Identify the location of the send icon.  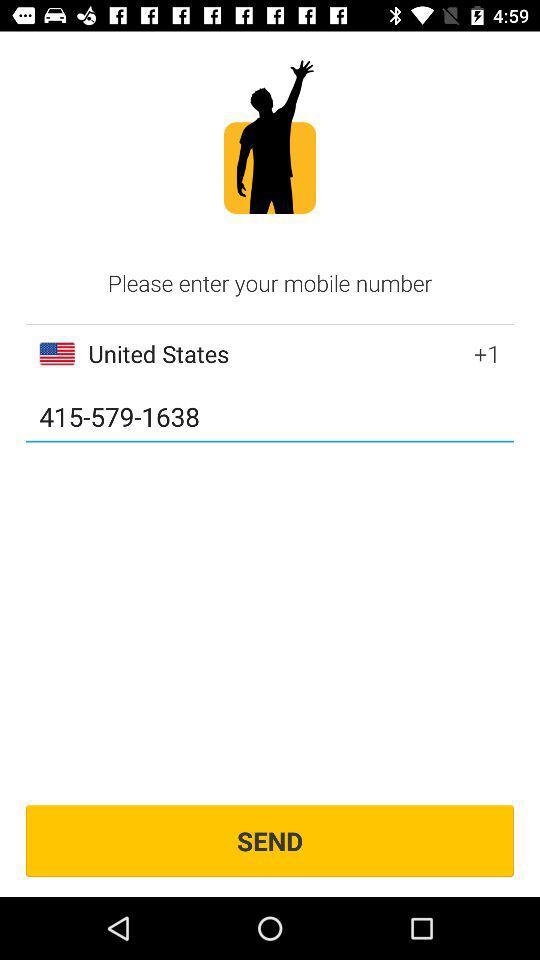
(270, 840).